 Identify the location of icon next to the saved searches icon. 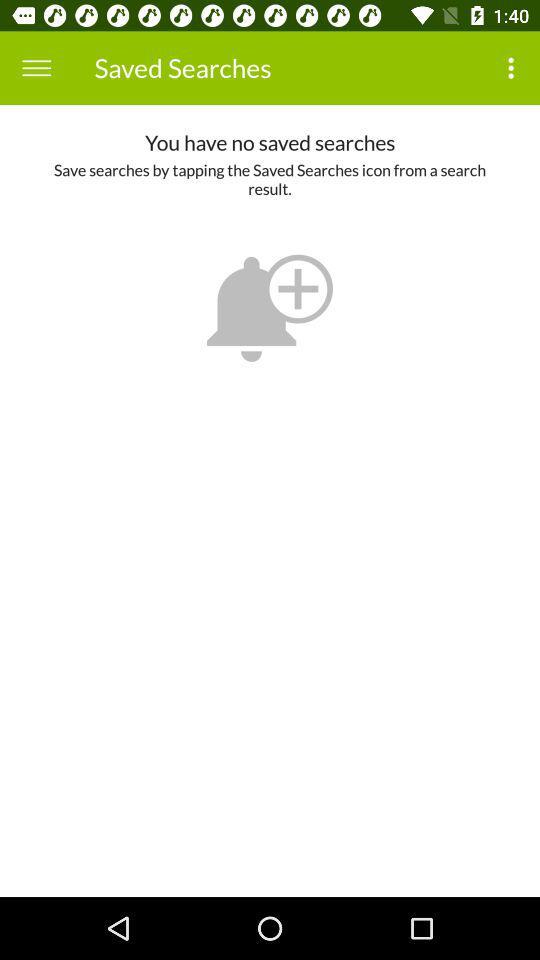
(36, 68).